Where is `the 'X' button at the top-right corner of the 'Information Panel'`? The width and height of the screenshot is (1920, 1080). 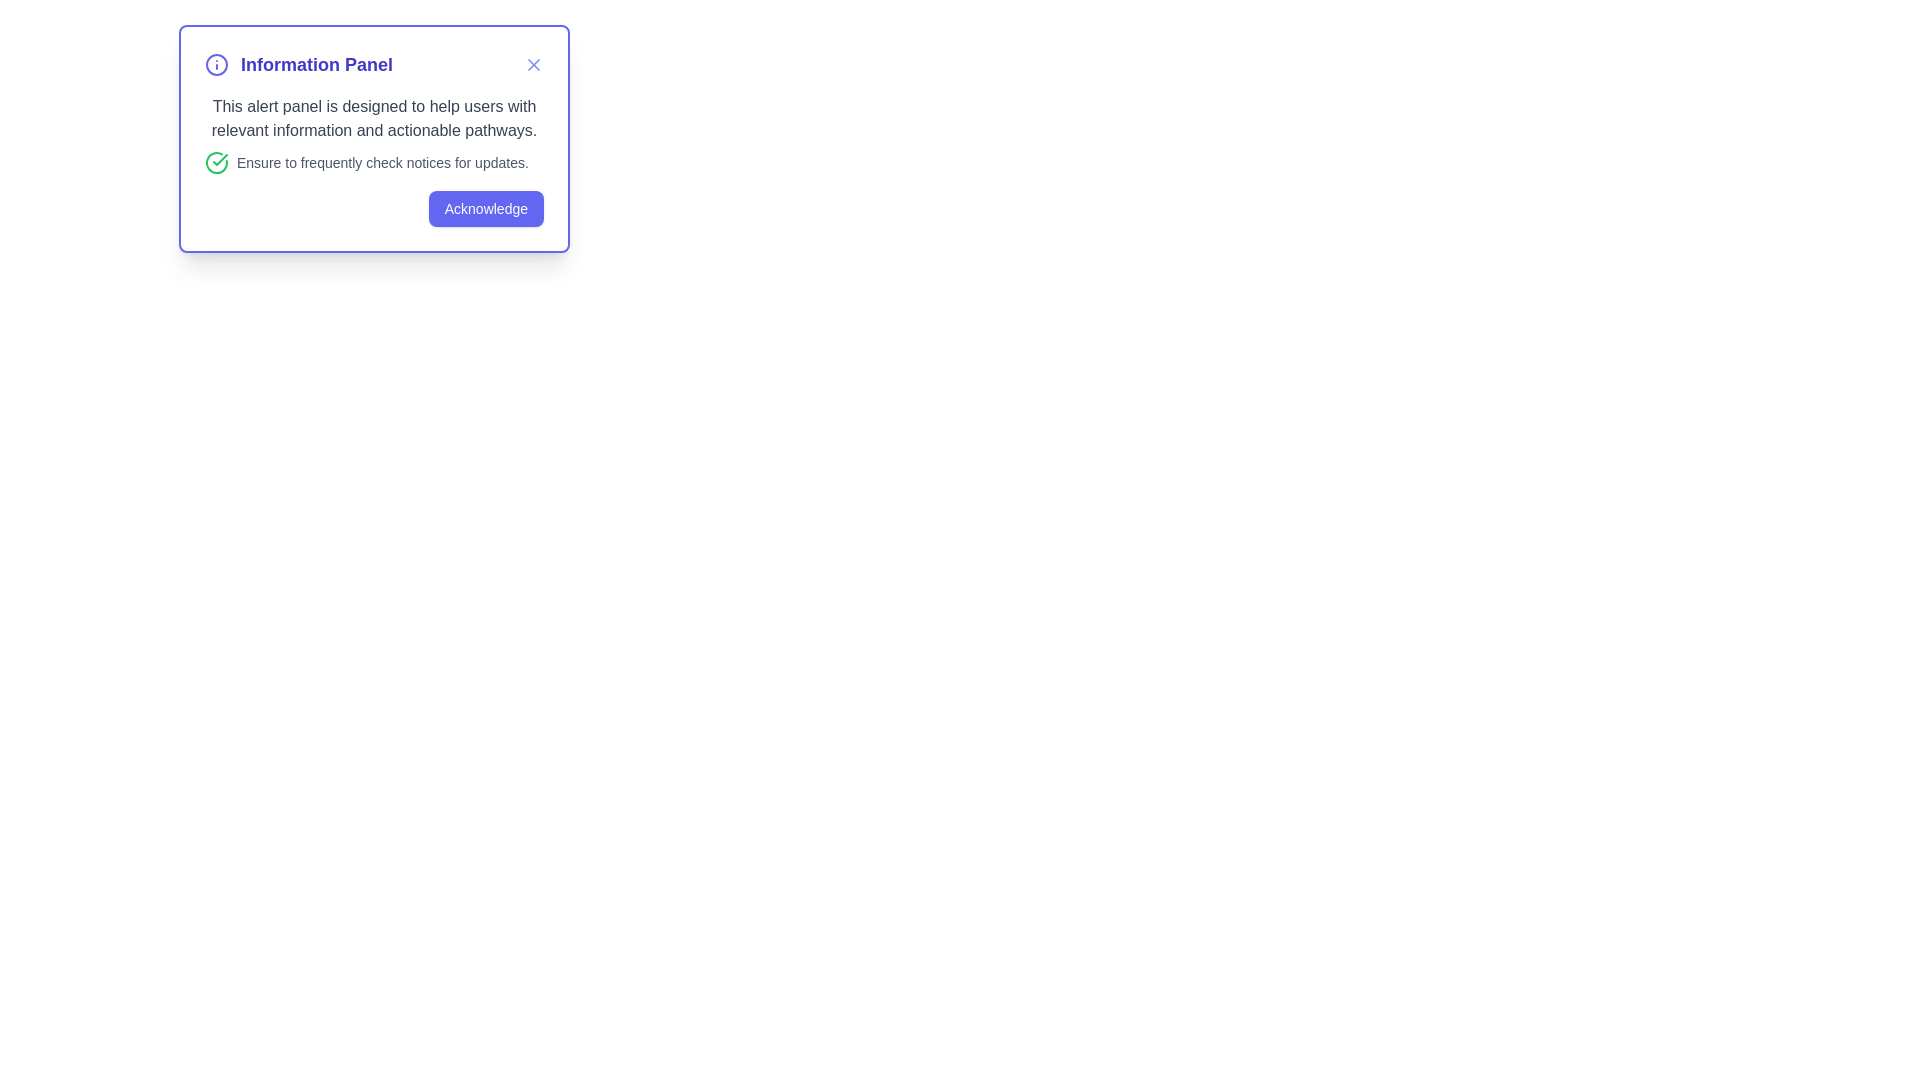
the 'X' button at the top-right corner of the 'Information Panel' is located at coordinates (533, 64).